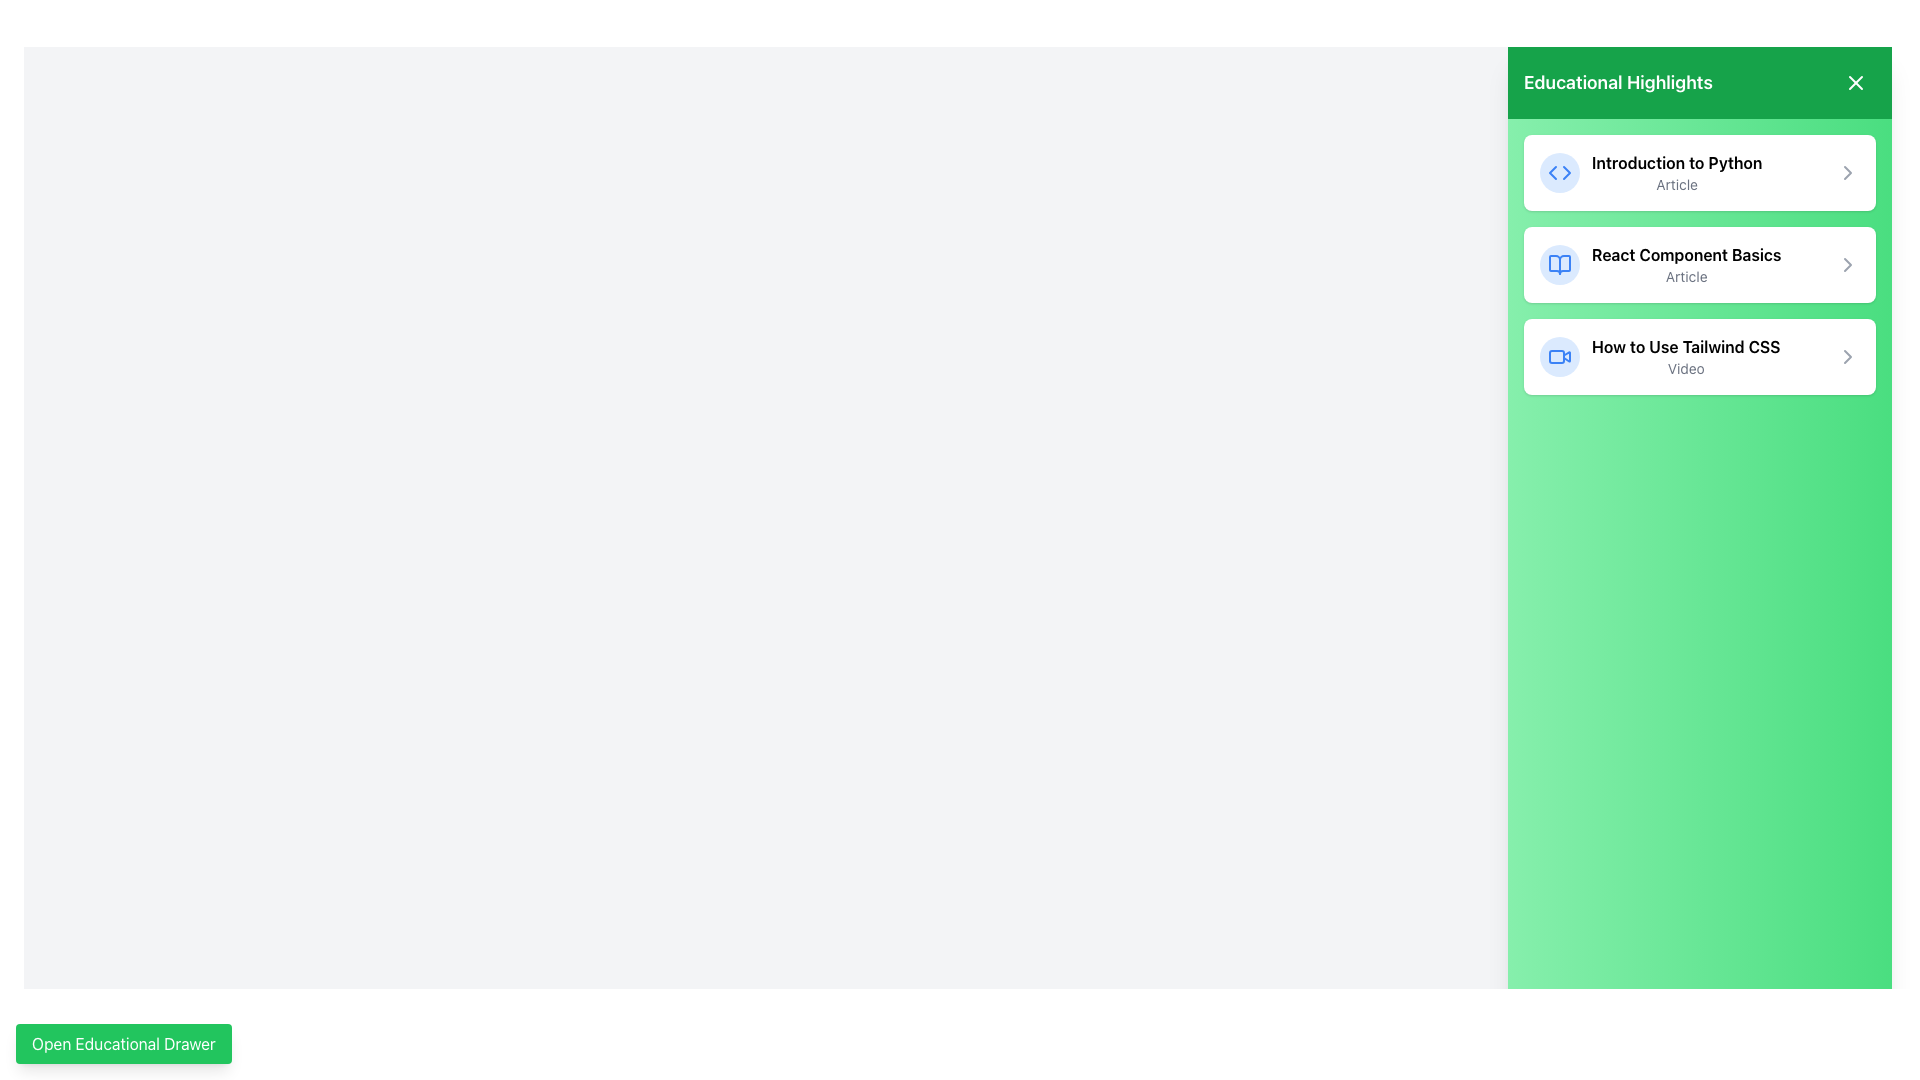 Image resolution: width=1920 pixels, height=1080 pixels. What do you see at coordinates (1847, 264) in the screenshot?
I see `the small right-pointing chevron icon located at the far right side of the second list item in the vertical list titled 'Educational Highlights'` at bounding box center [1847, 264].